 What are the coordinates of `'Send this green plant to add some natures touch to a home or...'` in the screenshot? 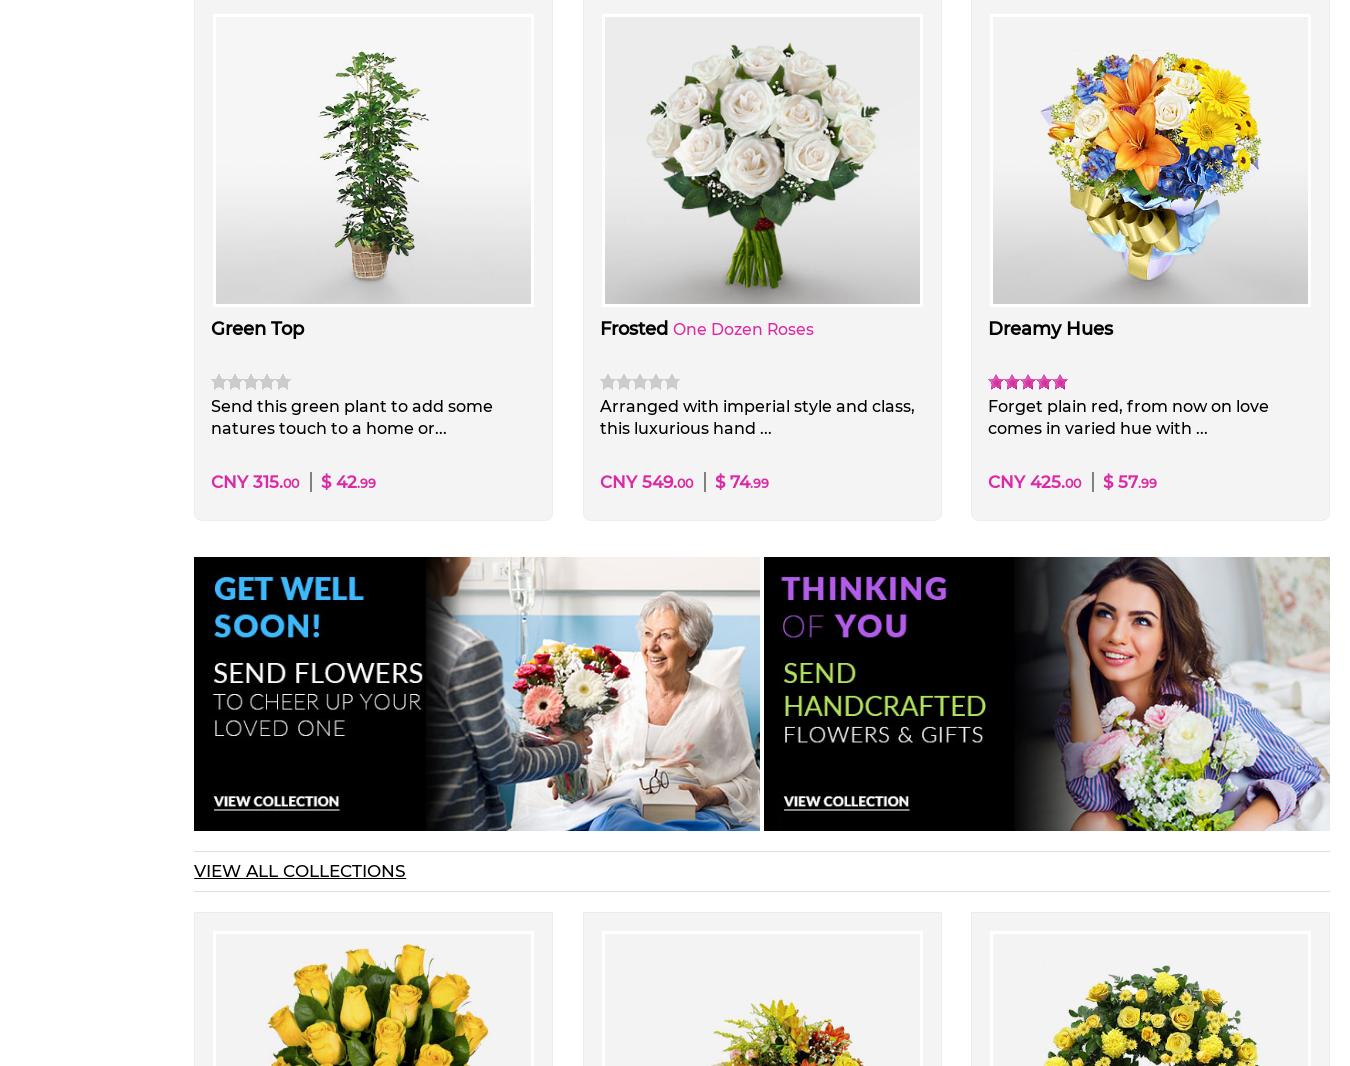 It's located at (211, 417).